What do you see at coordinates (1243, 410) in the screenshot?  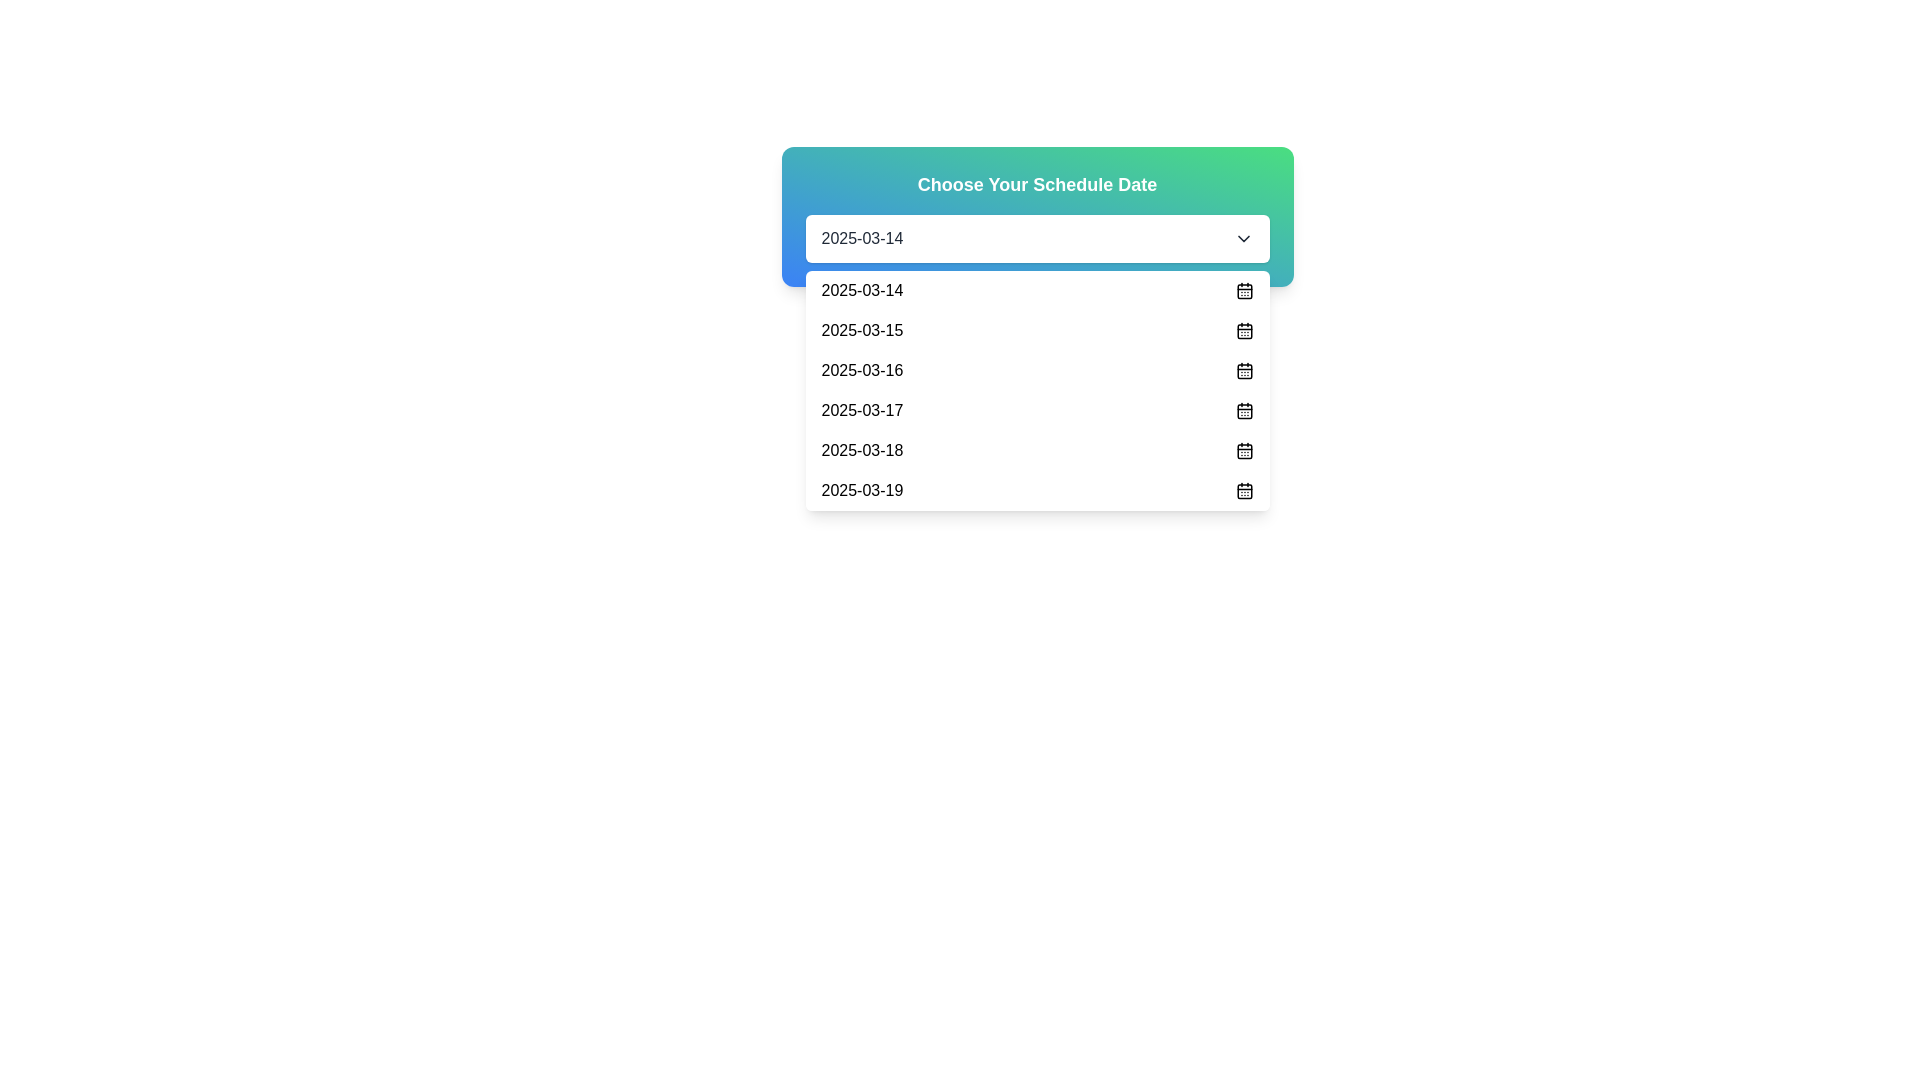 I see `the calendar icon located to the far right of the '2025-03-17' date text in the dropdown list, which has a square outline and a grid-like pattern` at bounding box center [1243, 410].